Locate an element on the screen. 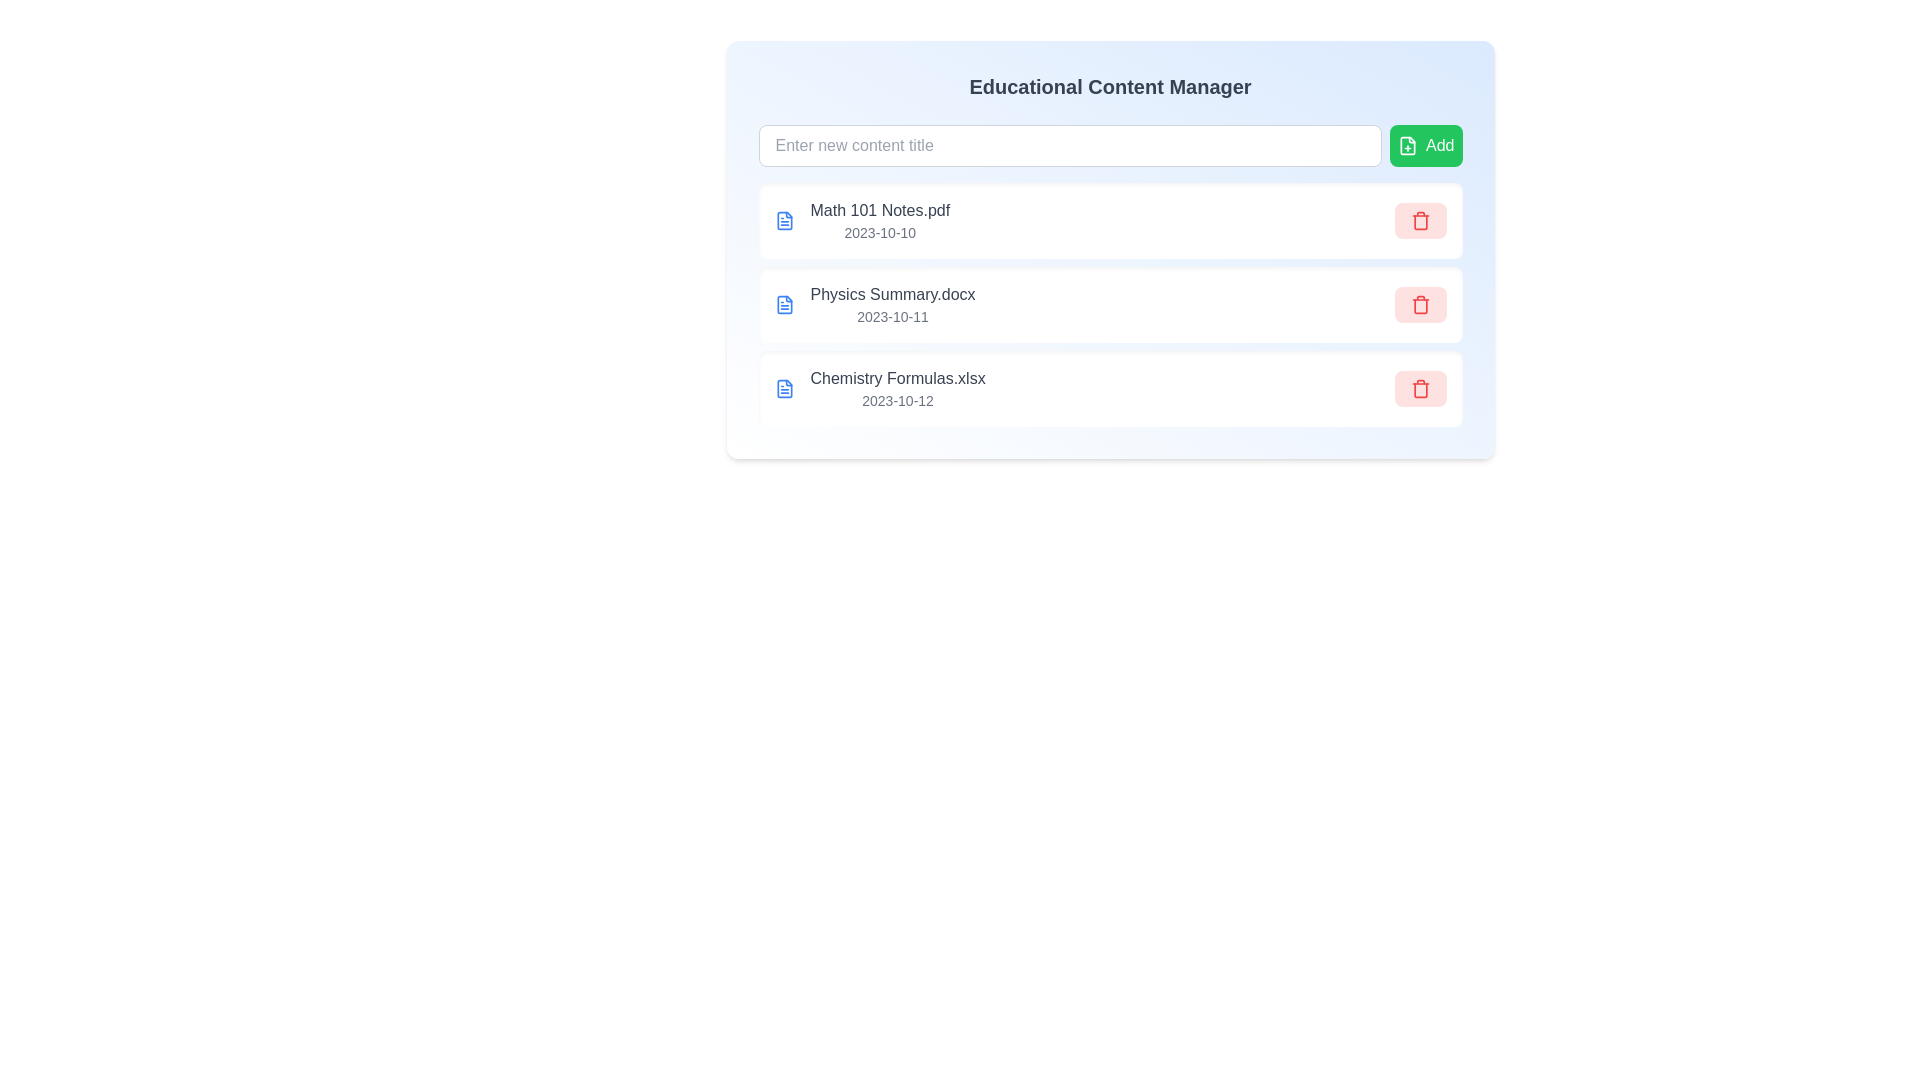  the static text label displaying the date '2023-10-11', which is positioned beneath the filename 'Physics Summary.docx' and aligned to the left margin of the filename is located at coordinates (891, 315).